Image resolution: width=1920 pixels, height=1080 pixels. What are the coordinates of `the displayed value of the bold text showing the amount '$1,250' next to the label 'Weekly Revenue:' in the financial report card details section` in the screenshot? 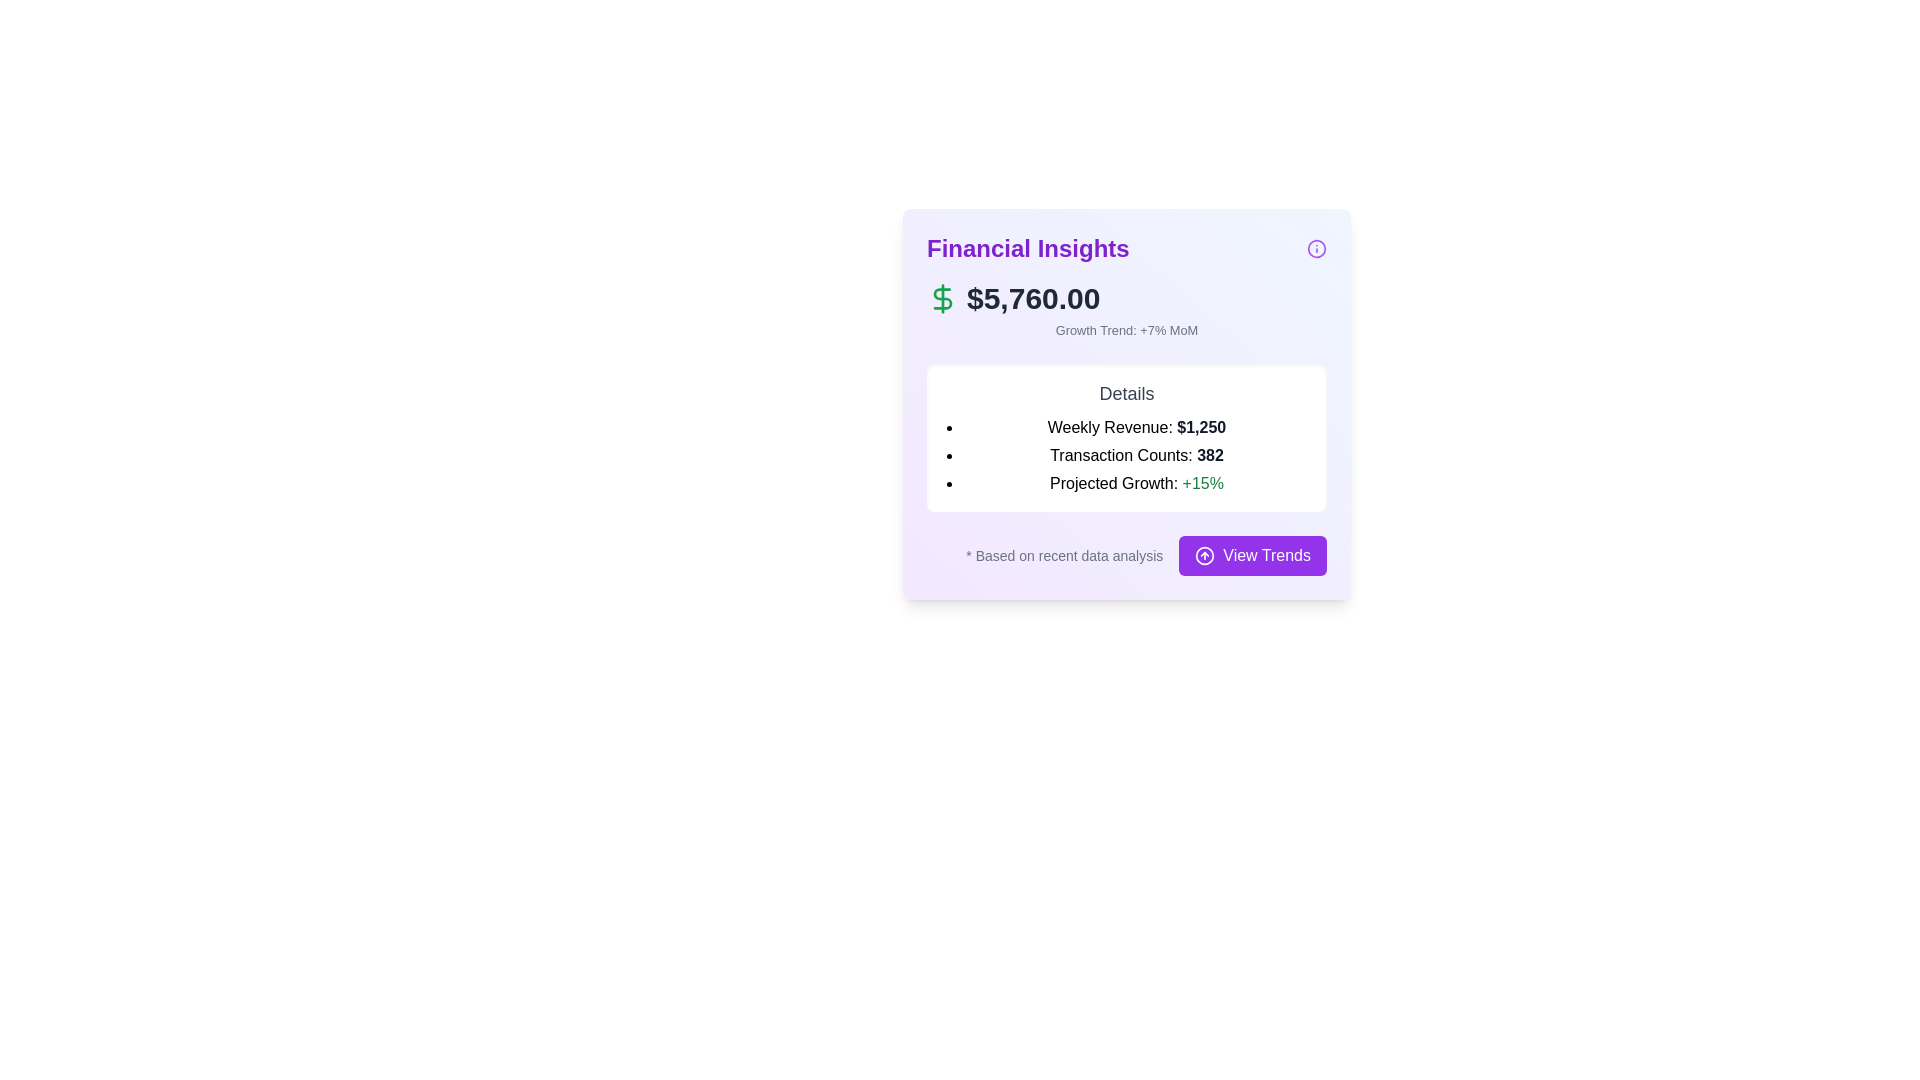 It's located at (1200, 426).